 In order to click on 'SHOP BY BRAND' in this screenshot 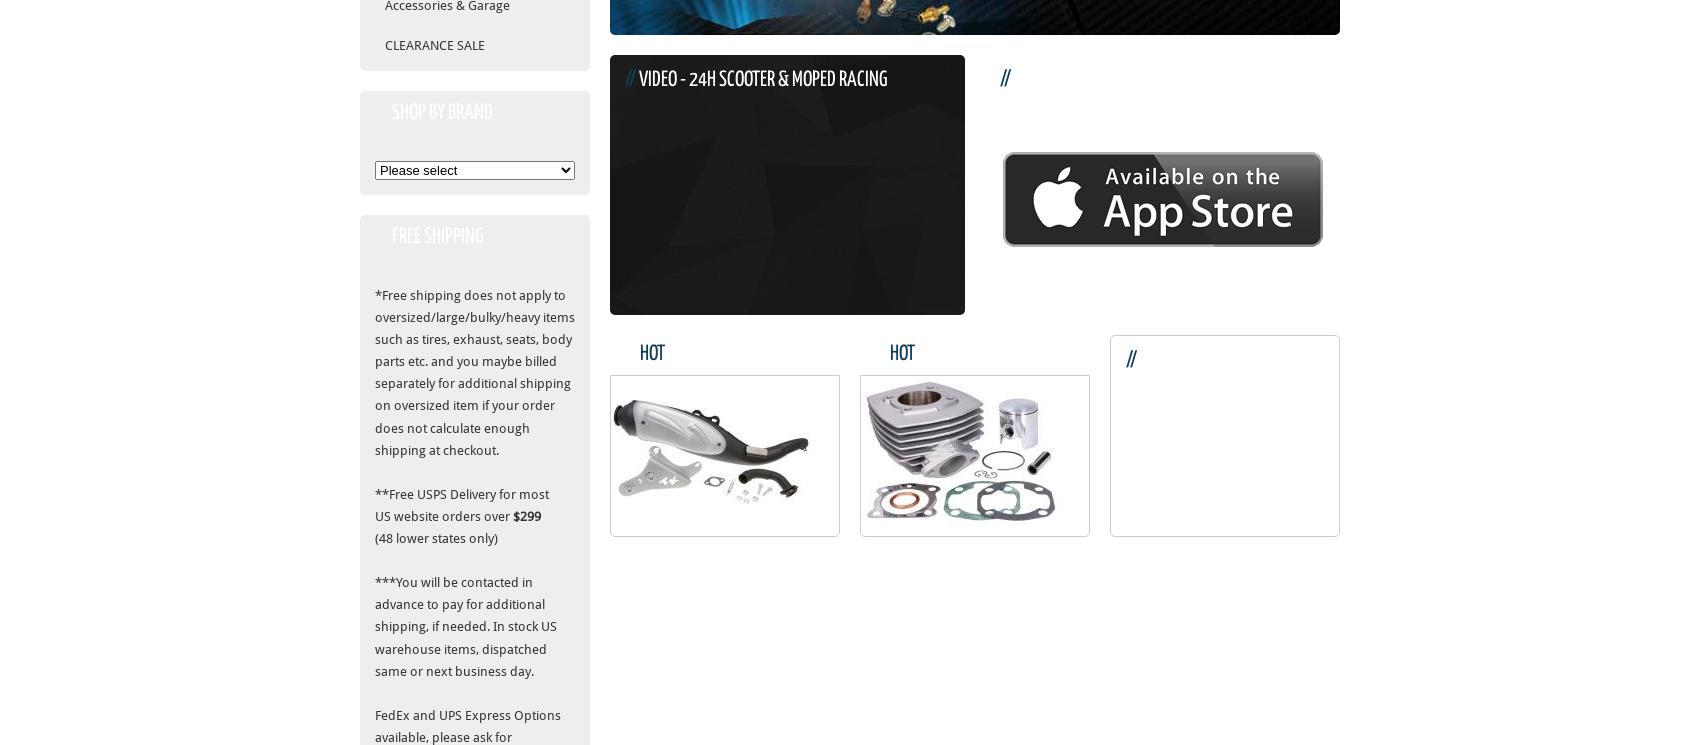, I will do `click(442, 112)`.